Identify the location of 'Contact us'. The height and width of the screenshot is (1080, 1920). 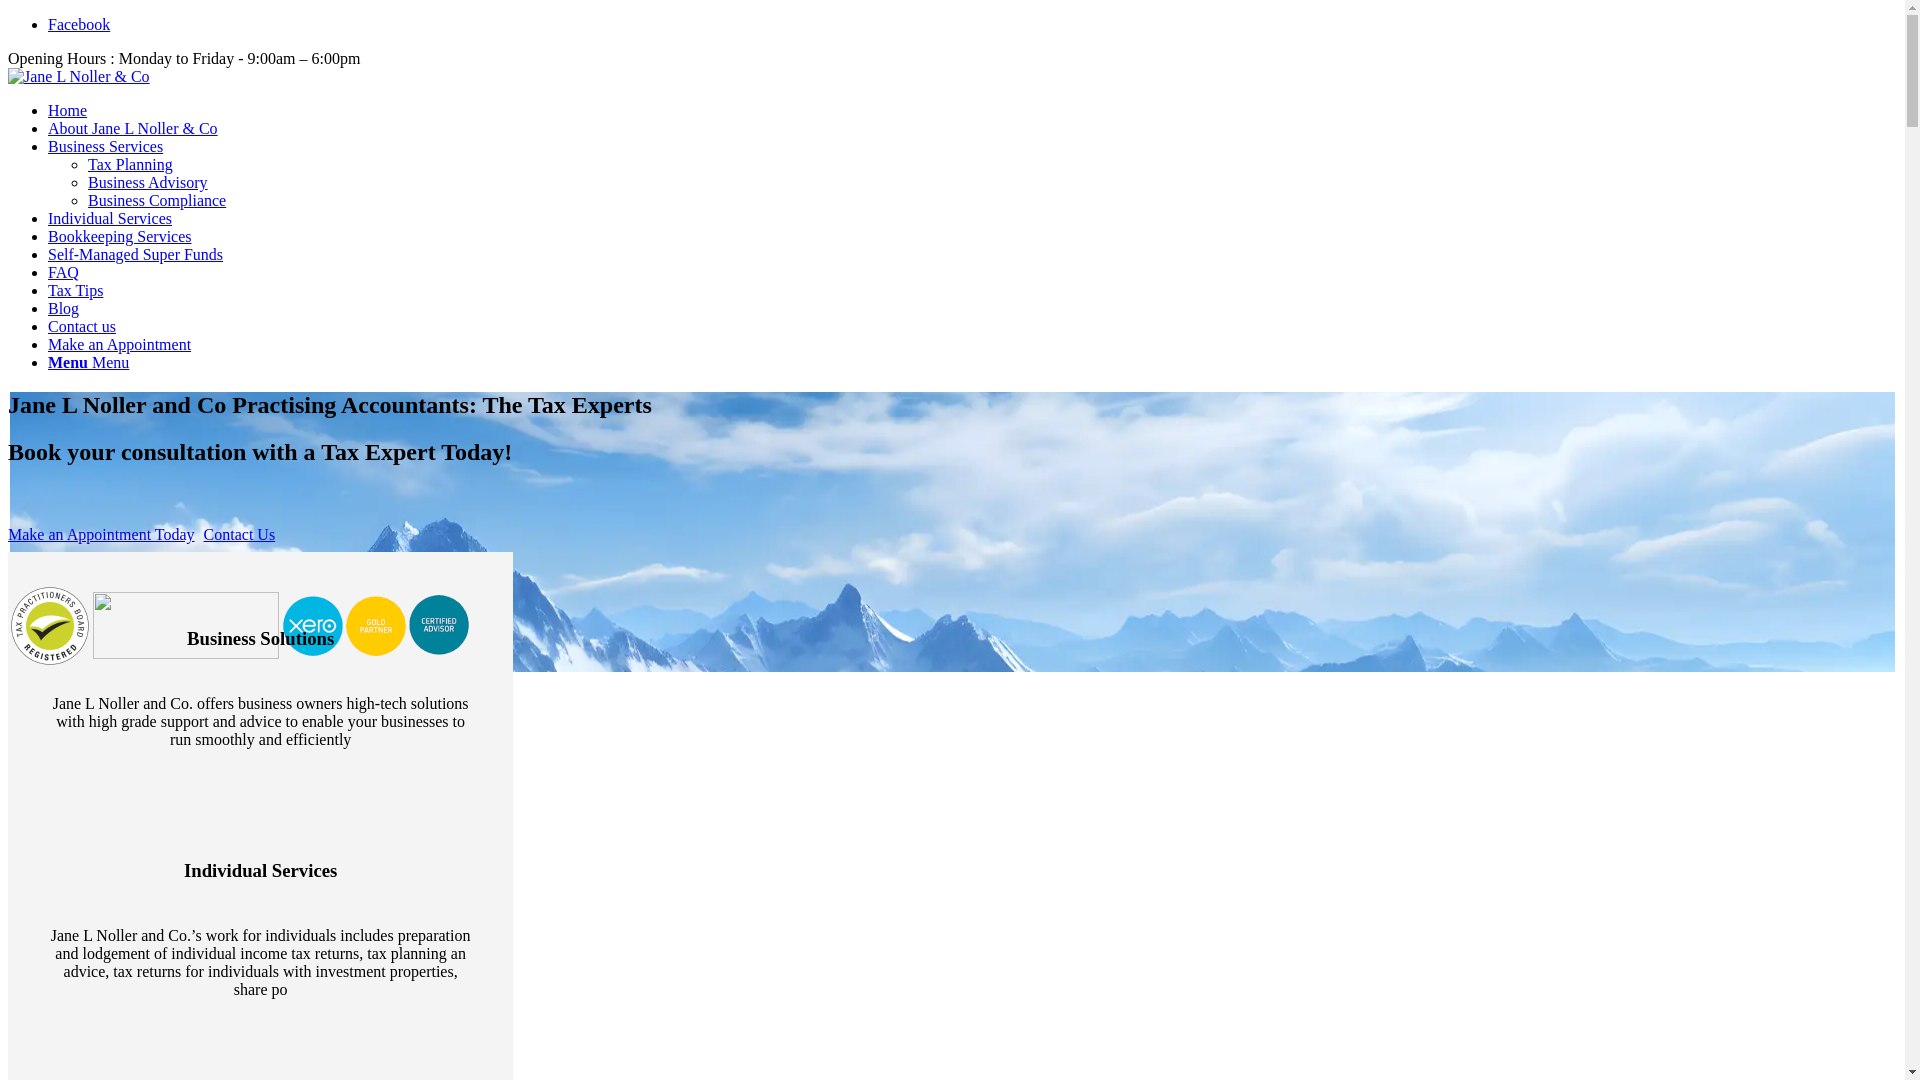
(80, 325).